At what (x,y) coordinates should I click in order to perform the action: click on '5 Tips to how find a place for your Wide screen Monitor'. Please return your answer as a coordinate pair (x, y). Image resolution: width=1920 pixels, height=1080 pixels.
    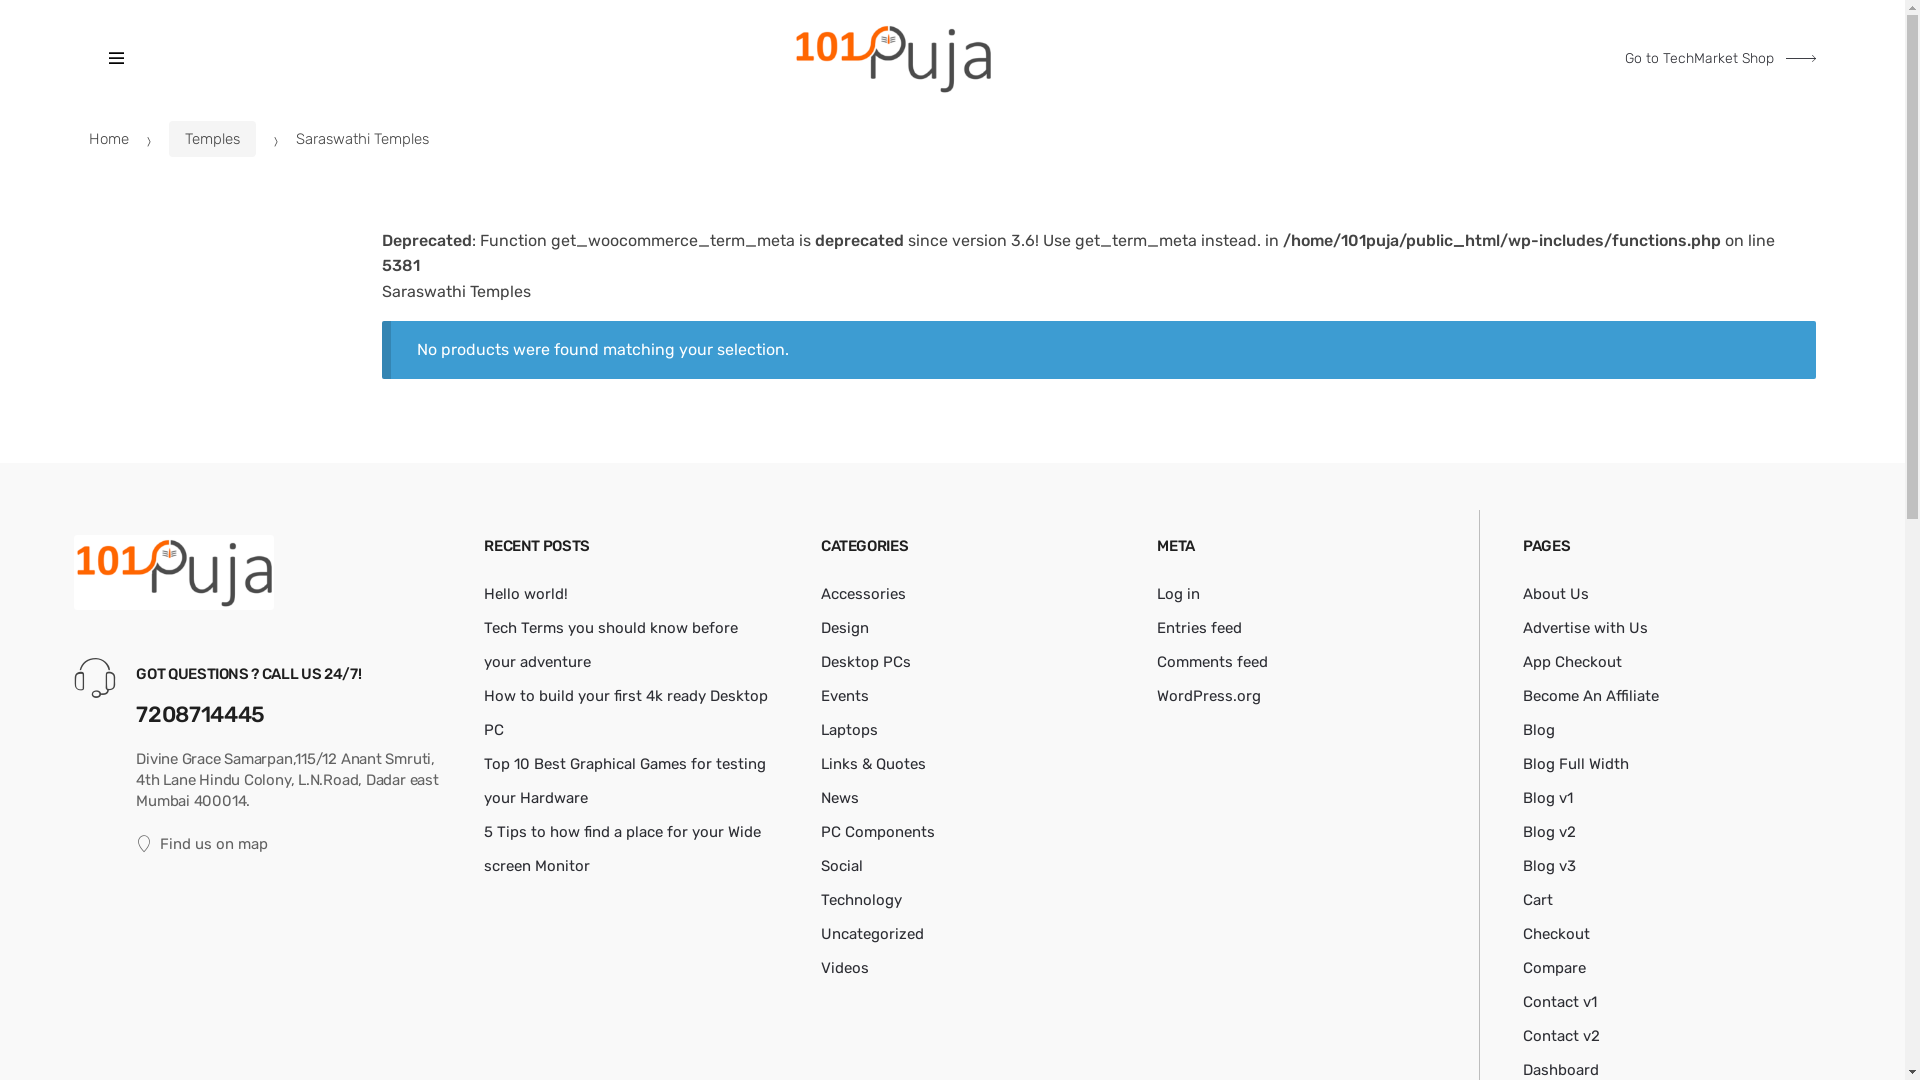
    Looking at the image, I should click on (484, 848).